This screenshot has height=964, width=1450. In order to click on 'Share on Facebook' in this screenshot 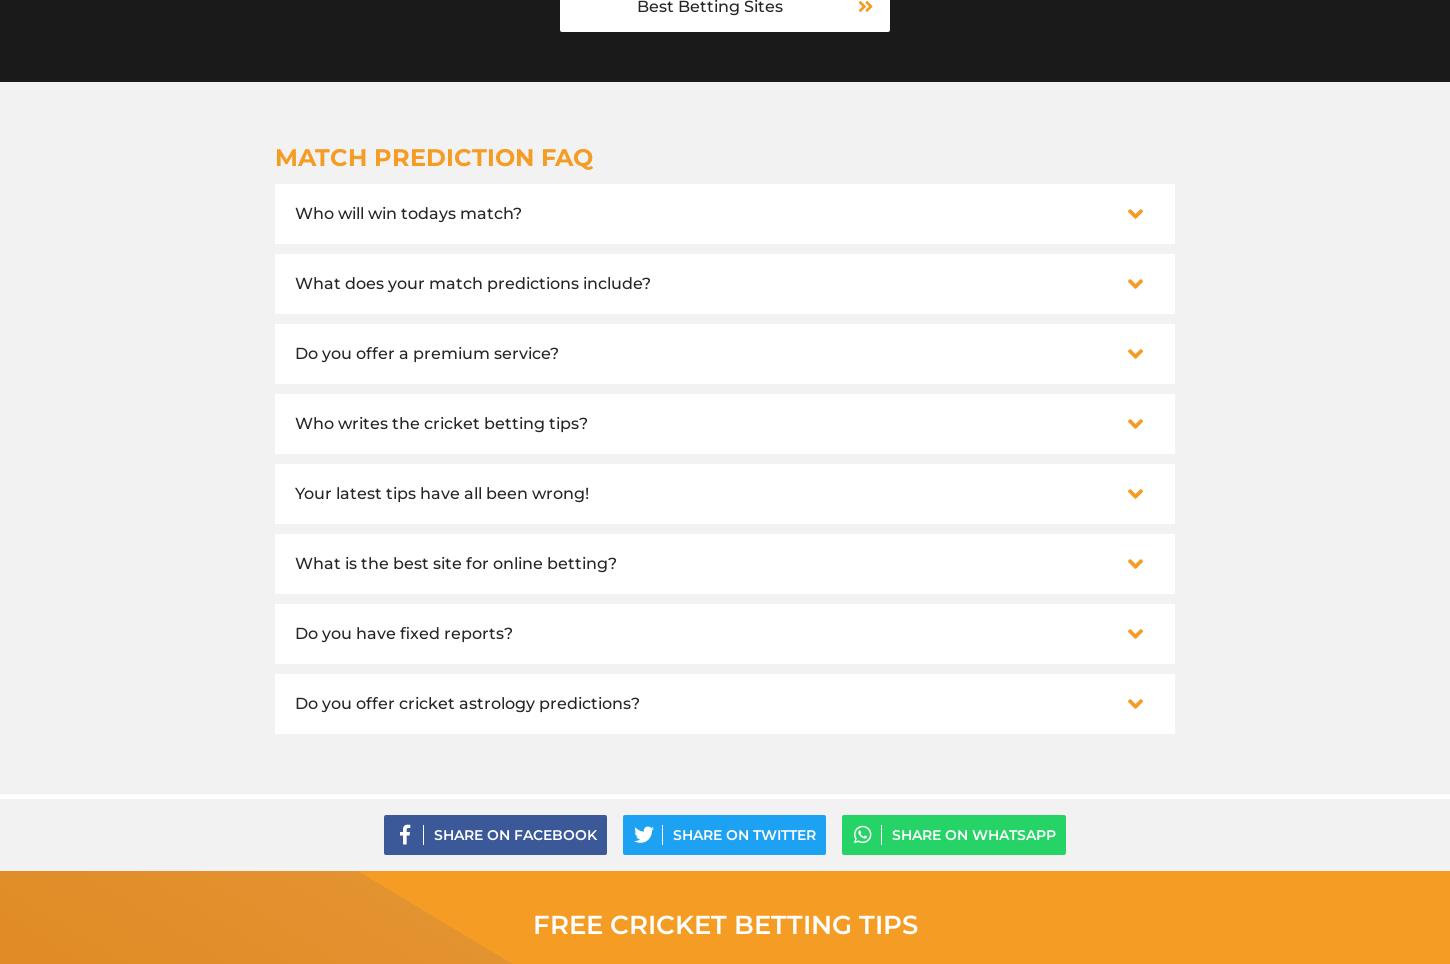, I will do `click(432, 832)`.